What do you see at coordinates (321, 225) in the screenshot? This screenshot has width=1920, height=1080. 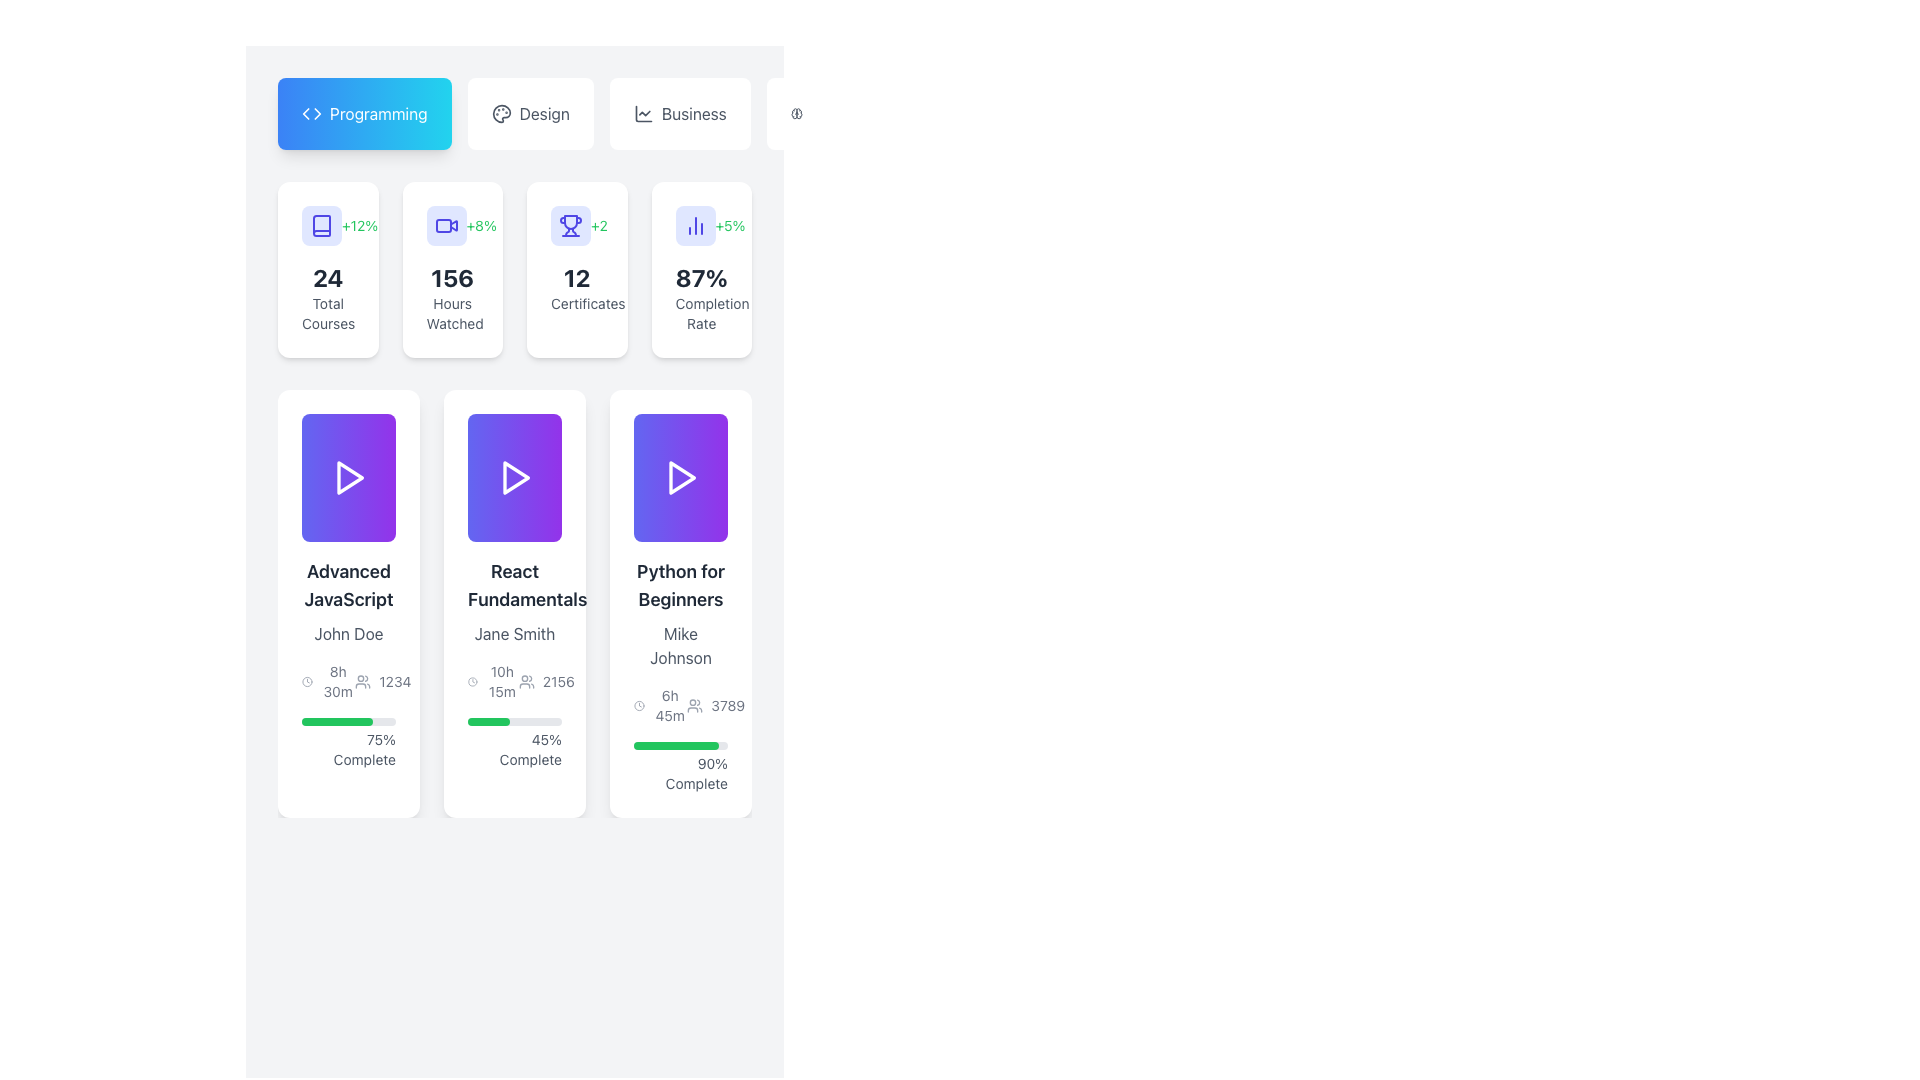 I see `the 'Courses' icon located in the top-left quadrant above the '24 Total Courses' text, if it becomes interactive` at bounding box center [321, 225].